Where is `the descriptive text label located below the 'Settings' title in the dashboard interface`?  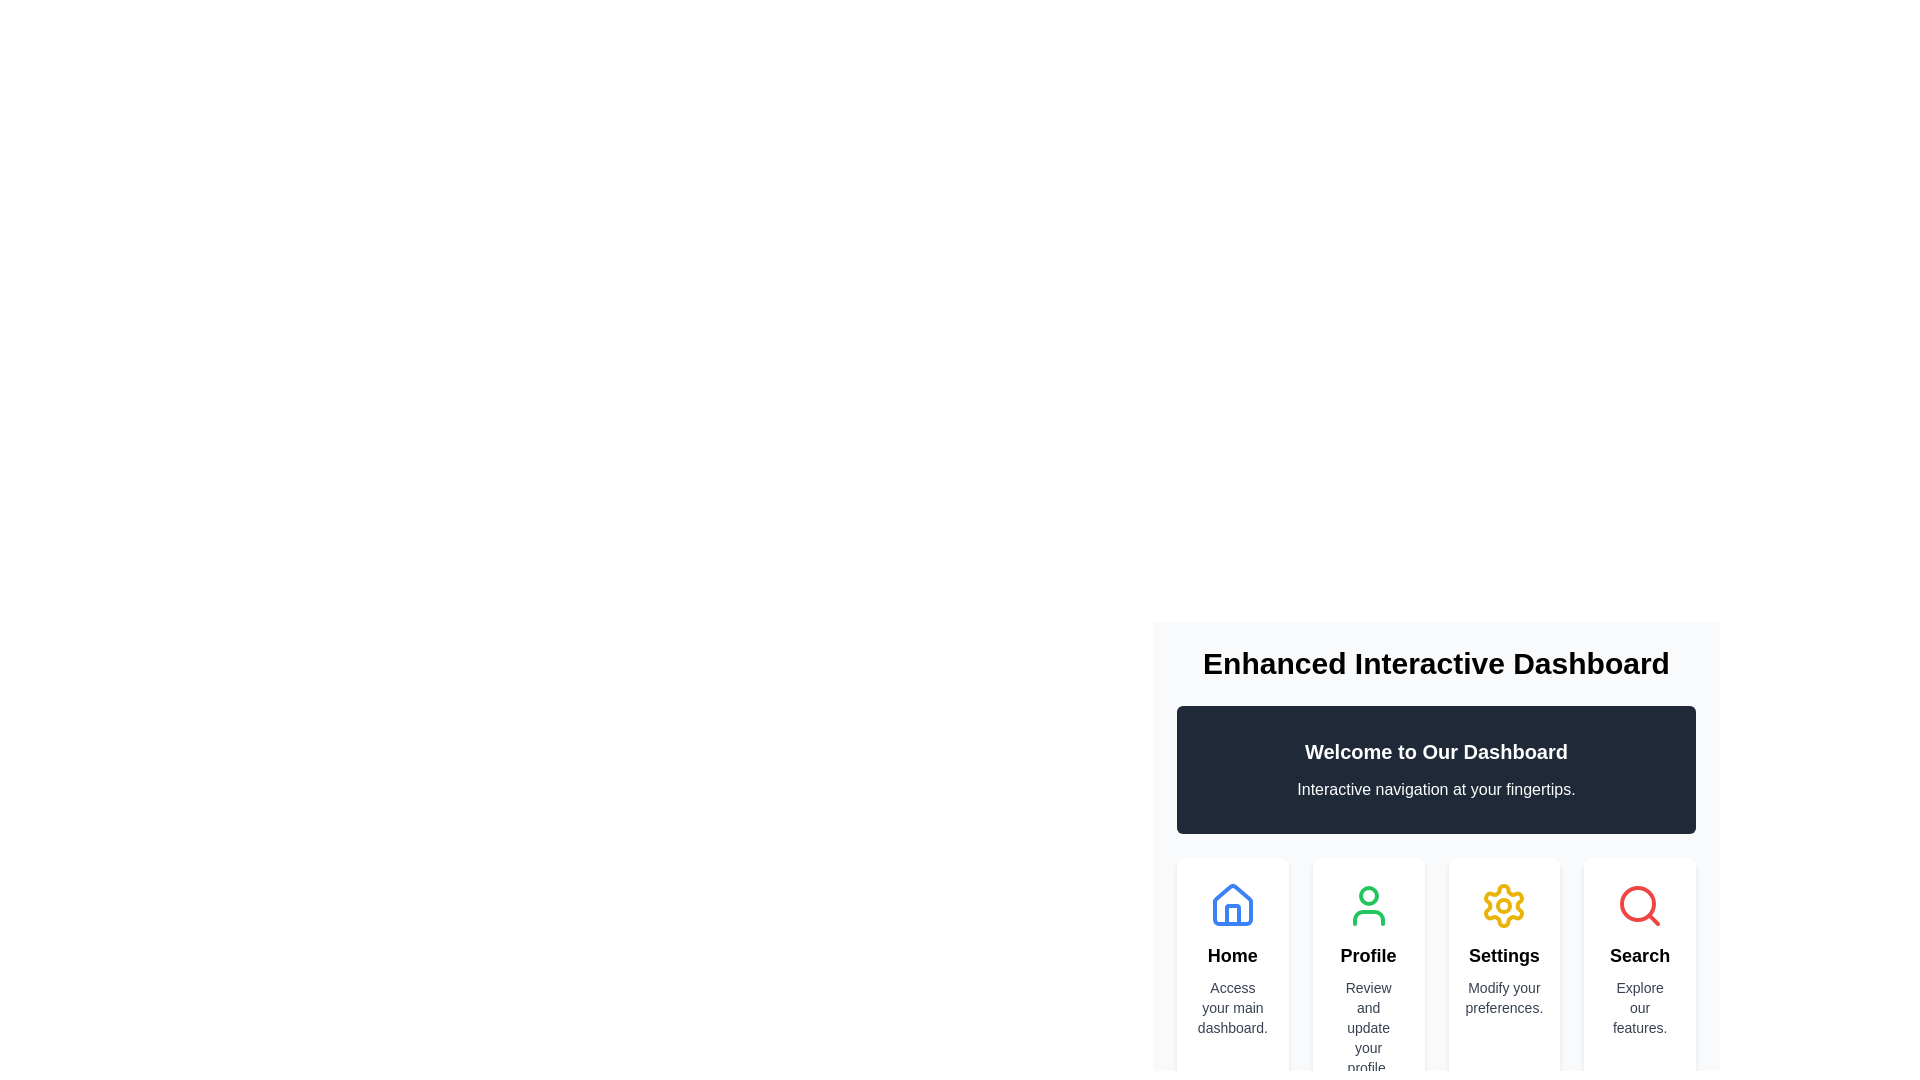 the descriptive text label located below the 'Settings' title in the dashboard interface is located at coordinates (1504, 998).